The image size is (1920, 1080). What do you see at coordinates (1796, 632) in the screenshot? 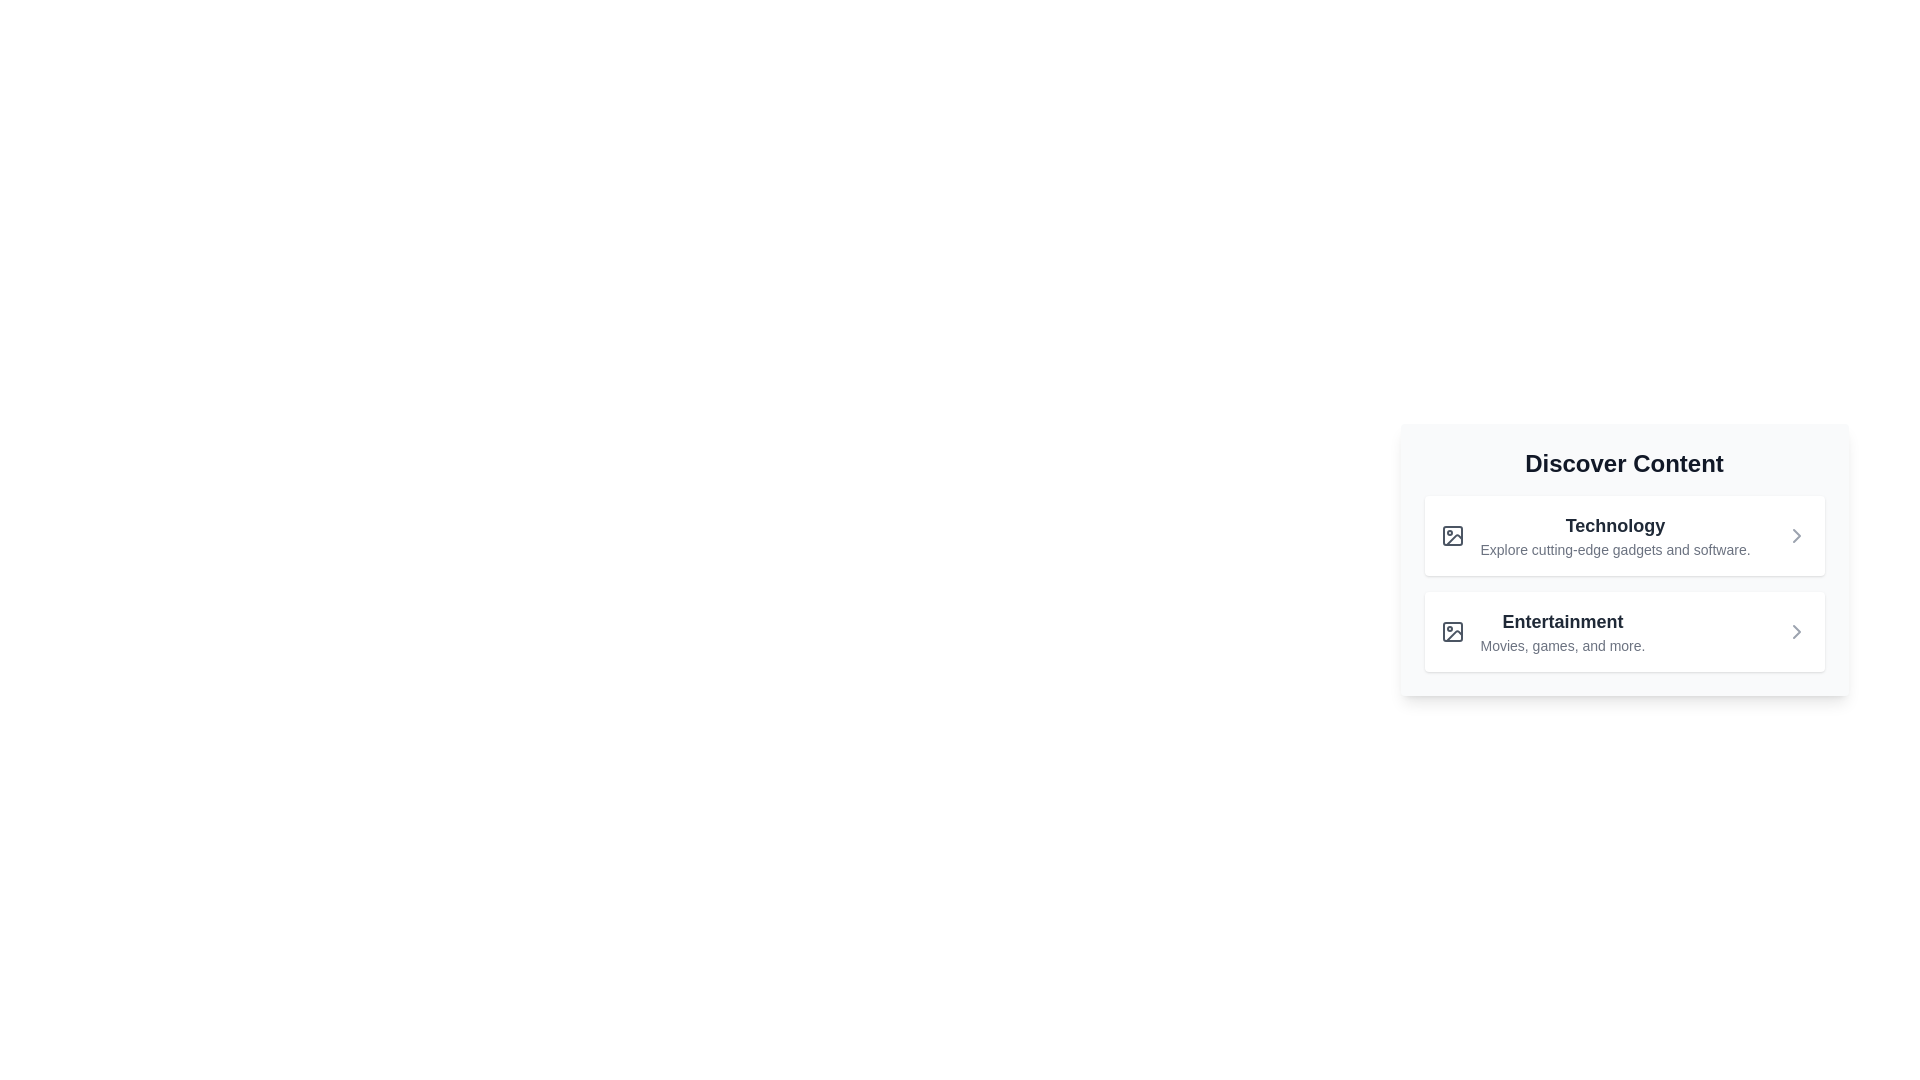
I see `the chevron icon located on the far-right side of the 'Entertainment' listing within the Discover Content section` at bounding box center [1796, 632].